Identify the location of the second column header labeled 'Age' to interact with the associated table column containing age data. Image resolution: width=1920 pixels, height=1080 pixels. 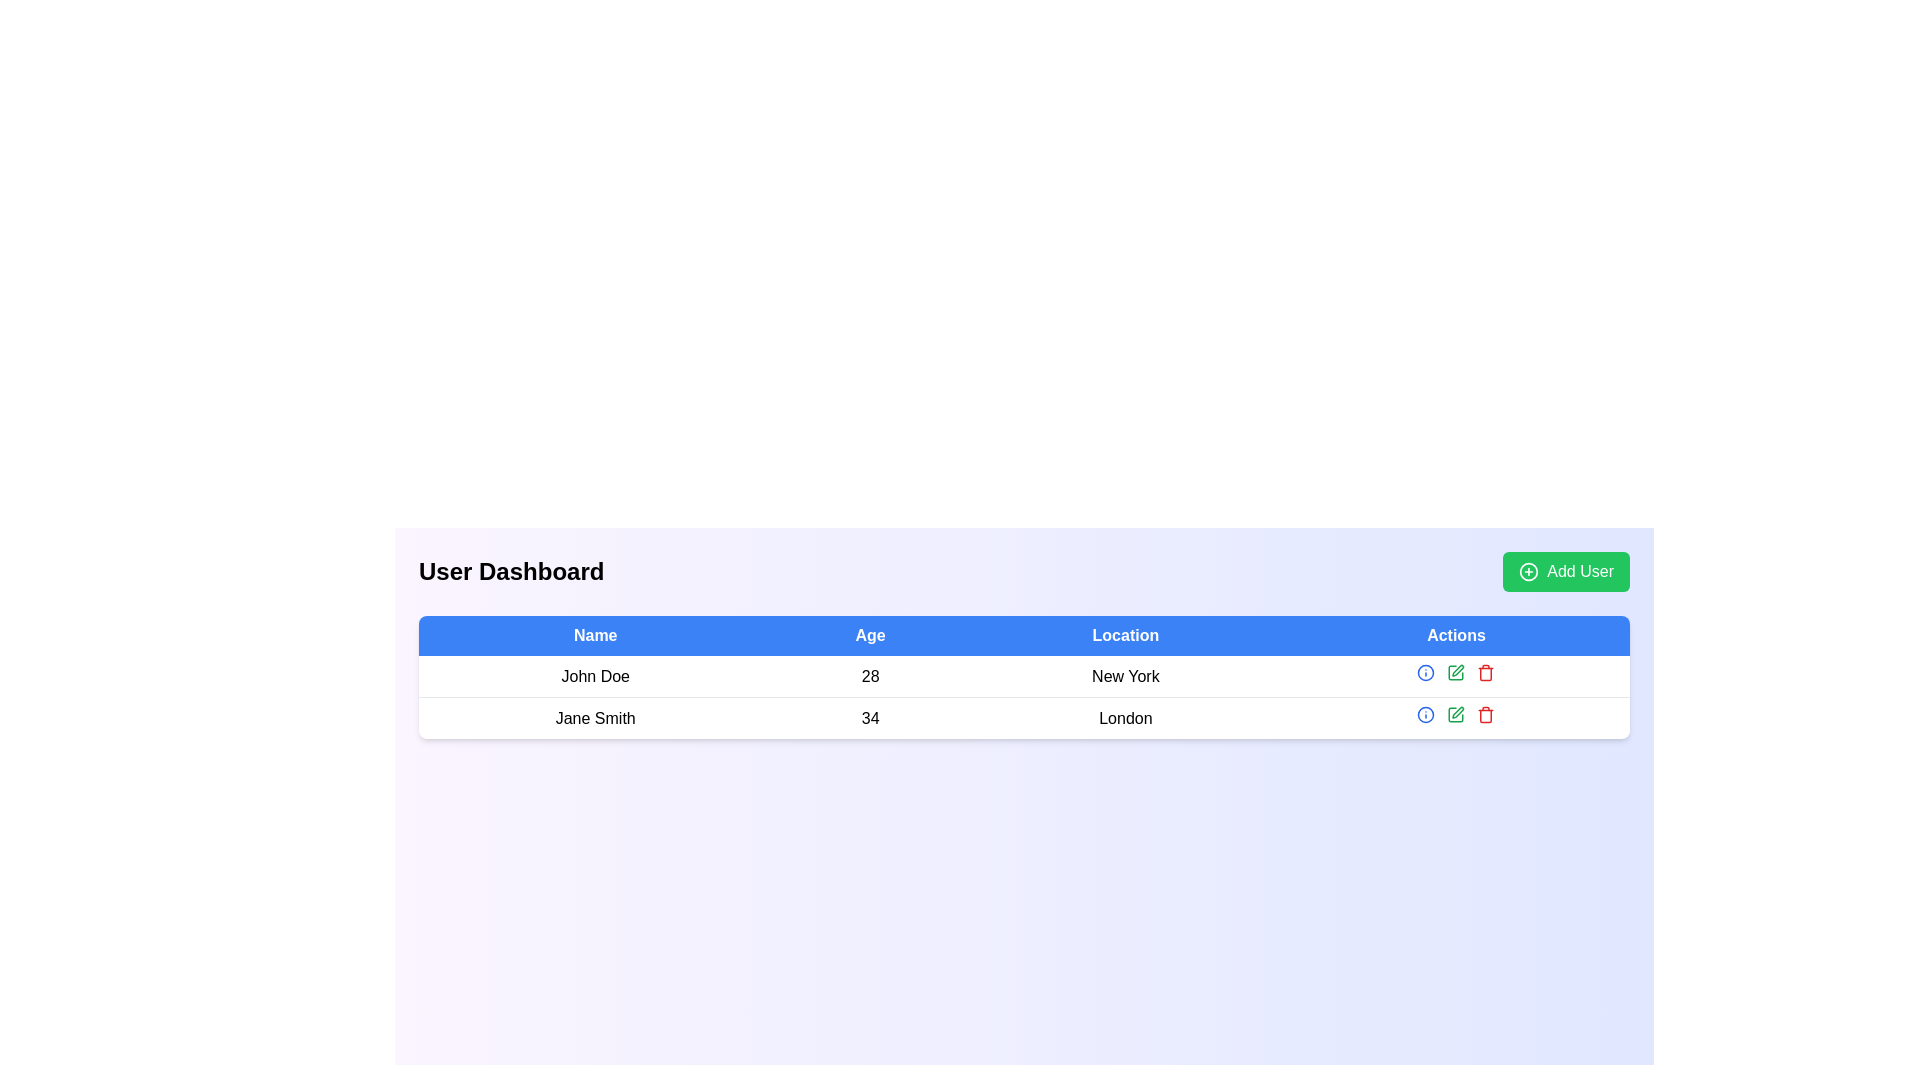
(870, 636).